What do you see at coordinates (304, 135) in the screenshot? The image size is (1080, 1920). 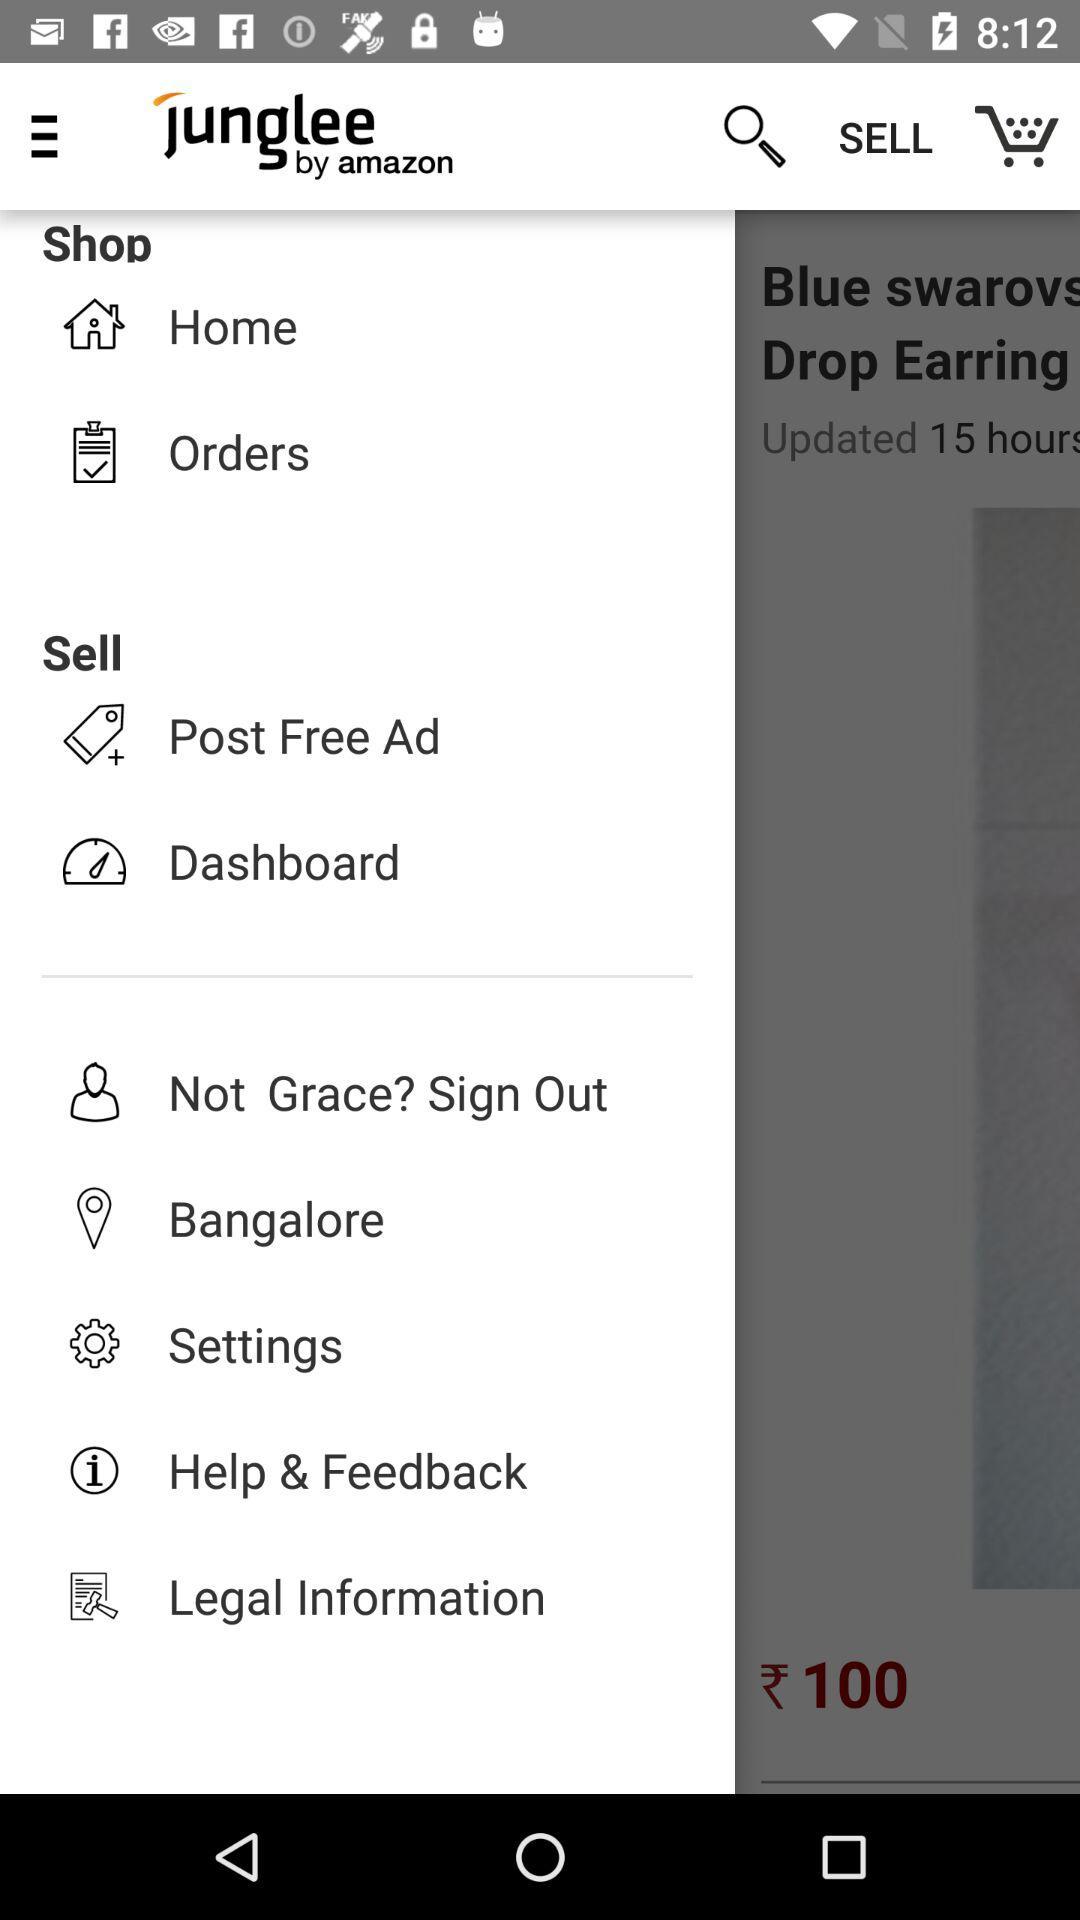 I see `the logo next to the menu icon` at bounding box center [304, 135].